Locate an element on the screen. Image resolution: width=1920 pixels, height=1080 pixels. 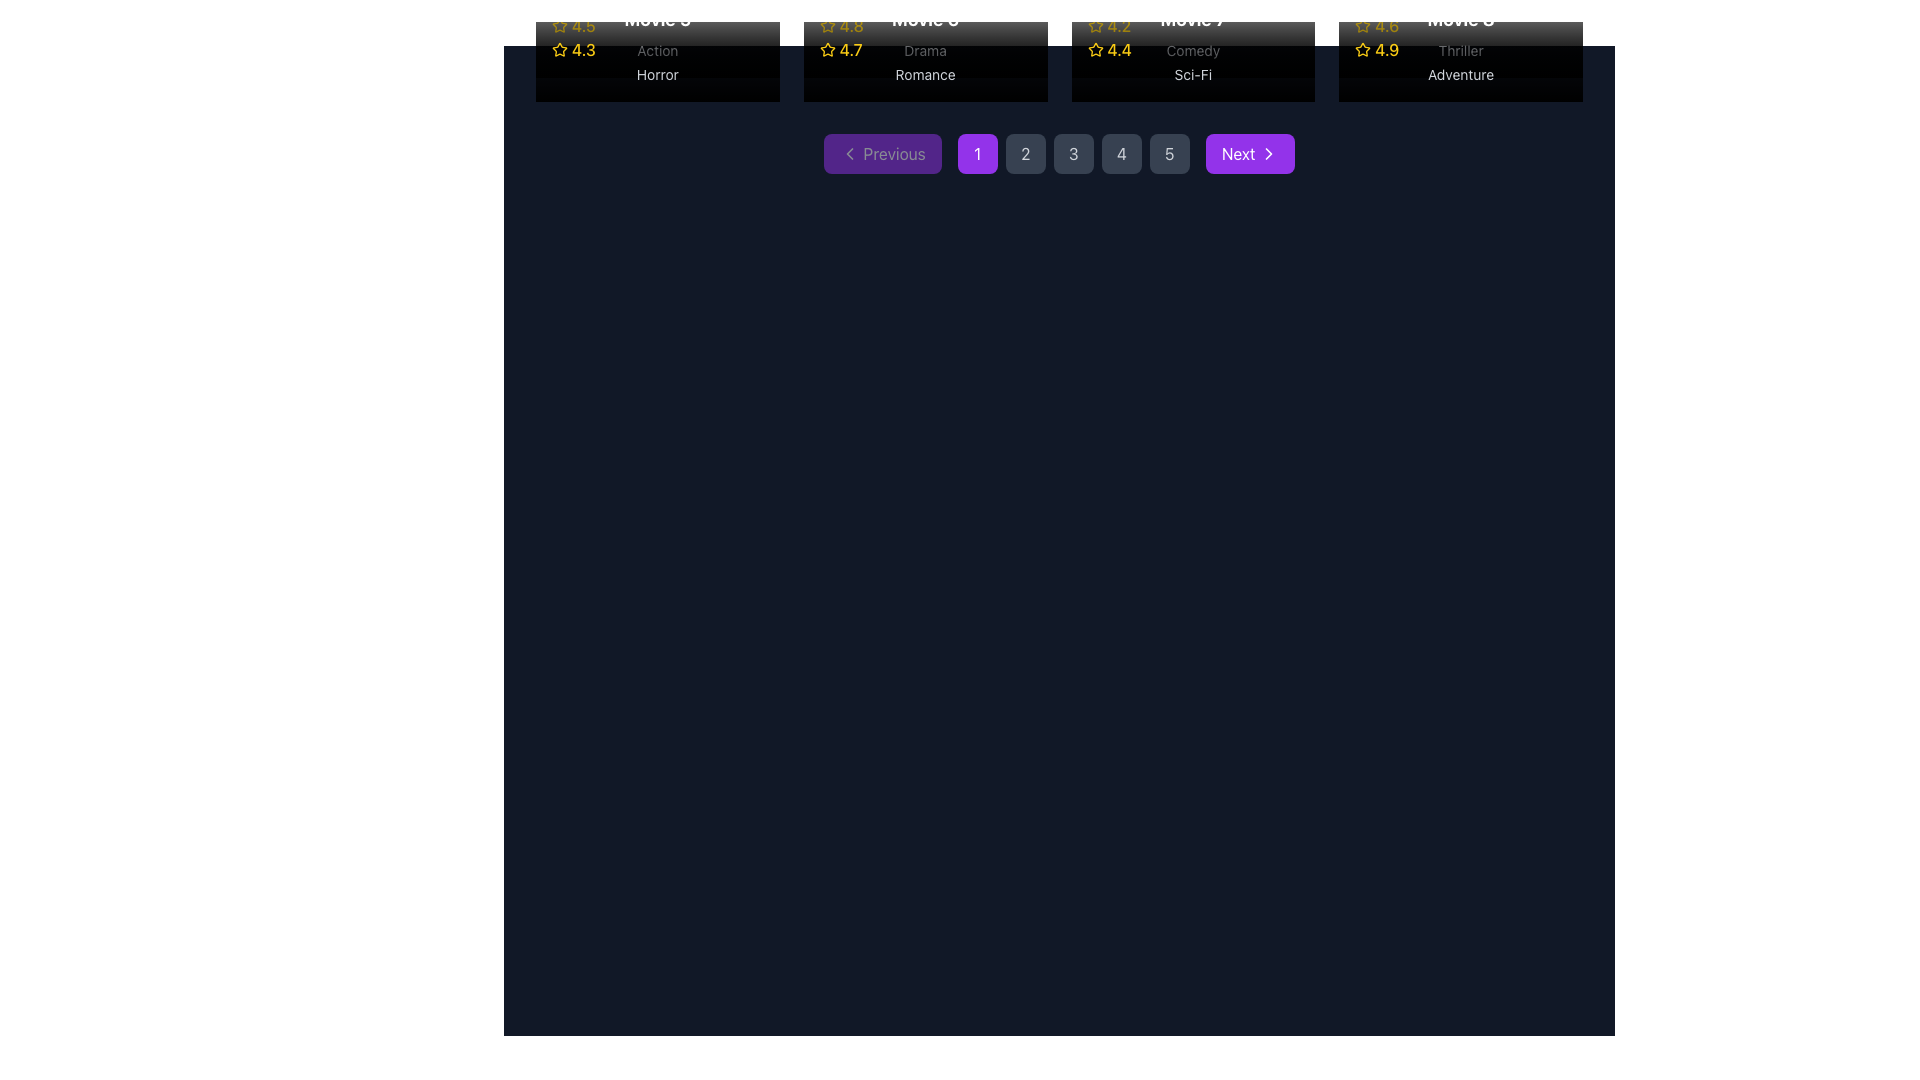
the movie rating indicator located beneath the title 'Movie 4' and above the genre label 'Thriller' is located at coordinates (1461, 26).